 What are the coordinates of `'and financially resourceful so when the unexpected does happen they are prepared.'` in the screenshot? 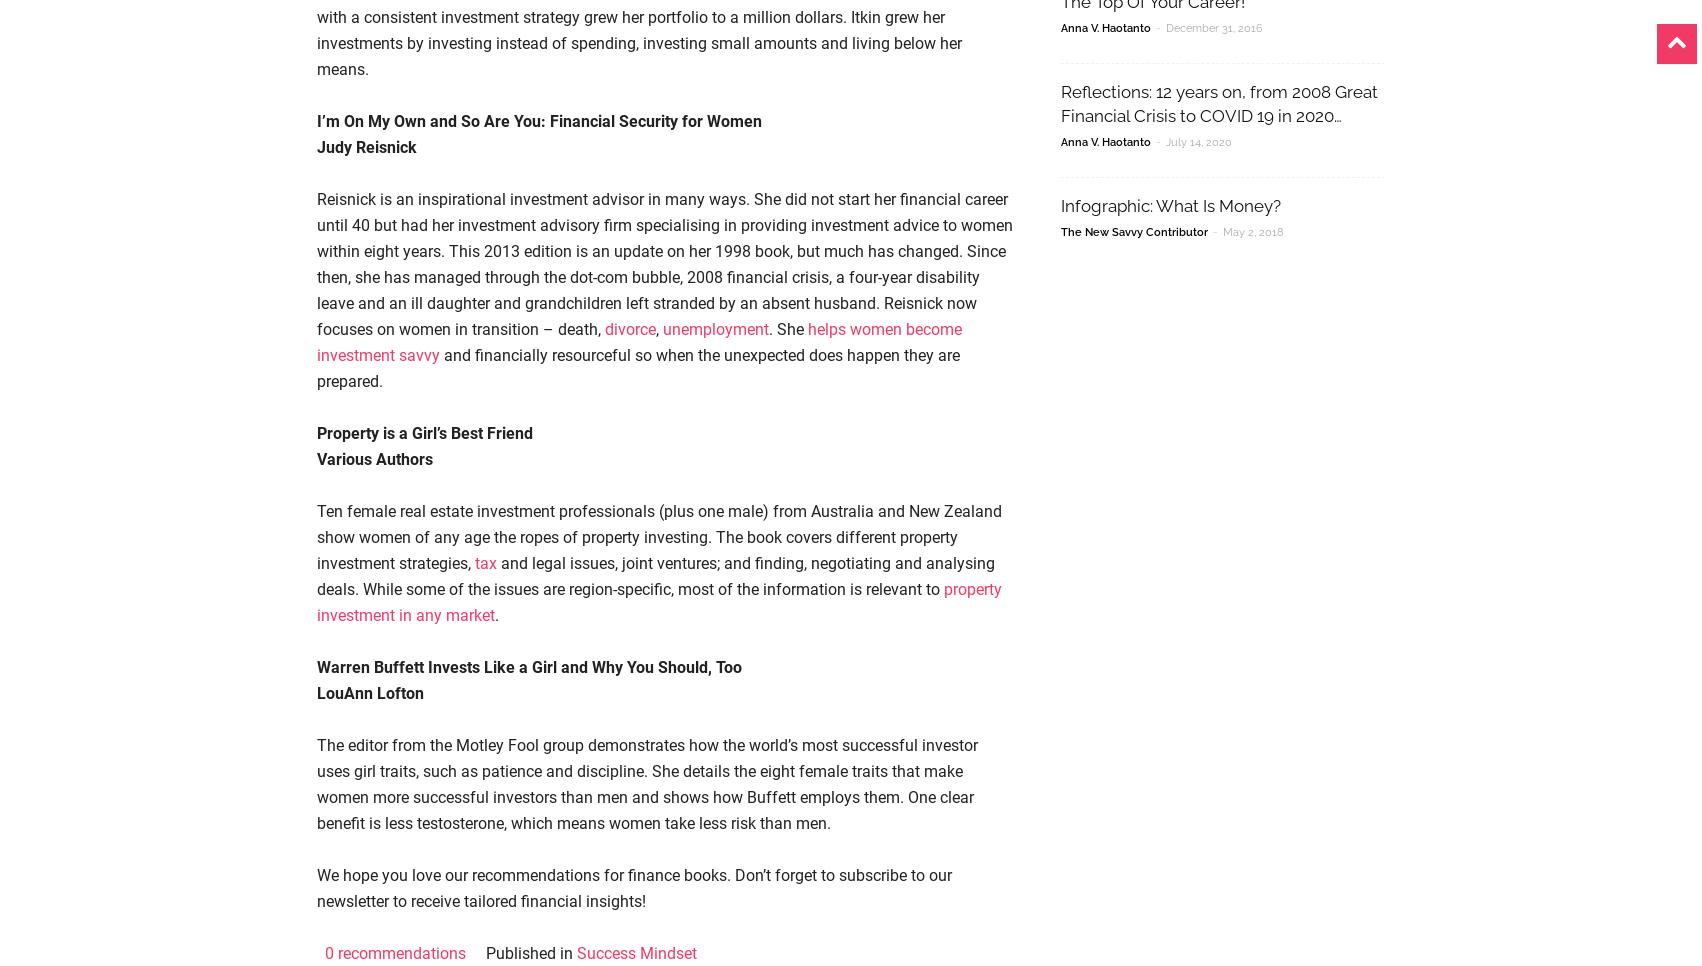 It's located at (638, 367).